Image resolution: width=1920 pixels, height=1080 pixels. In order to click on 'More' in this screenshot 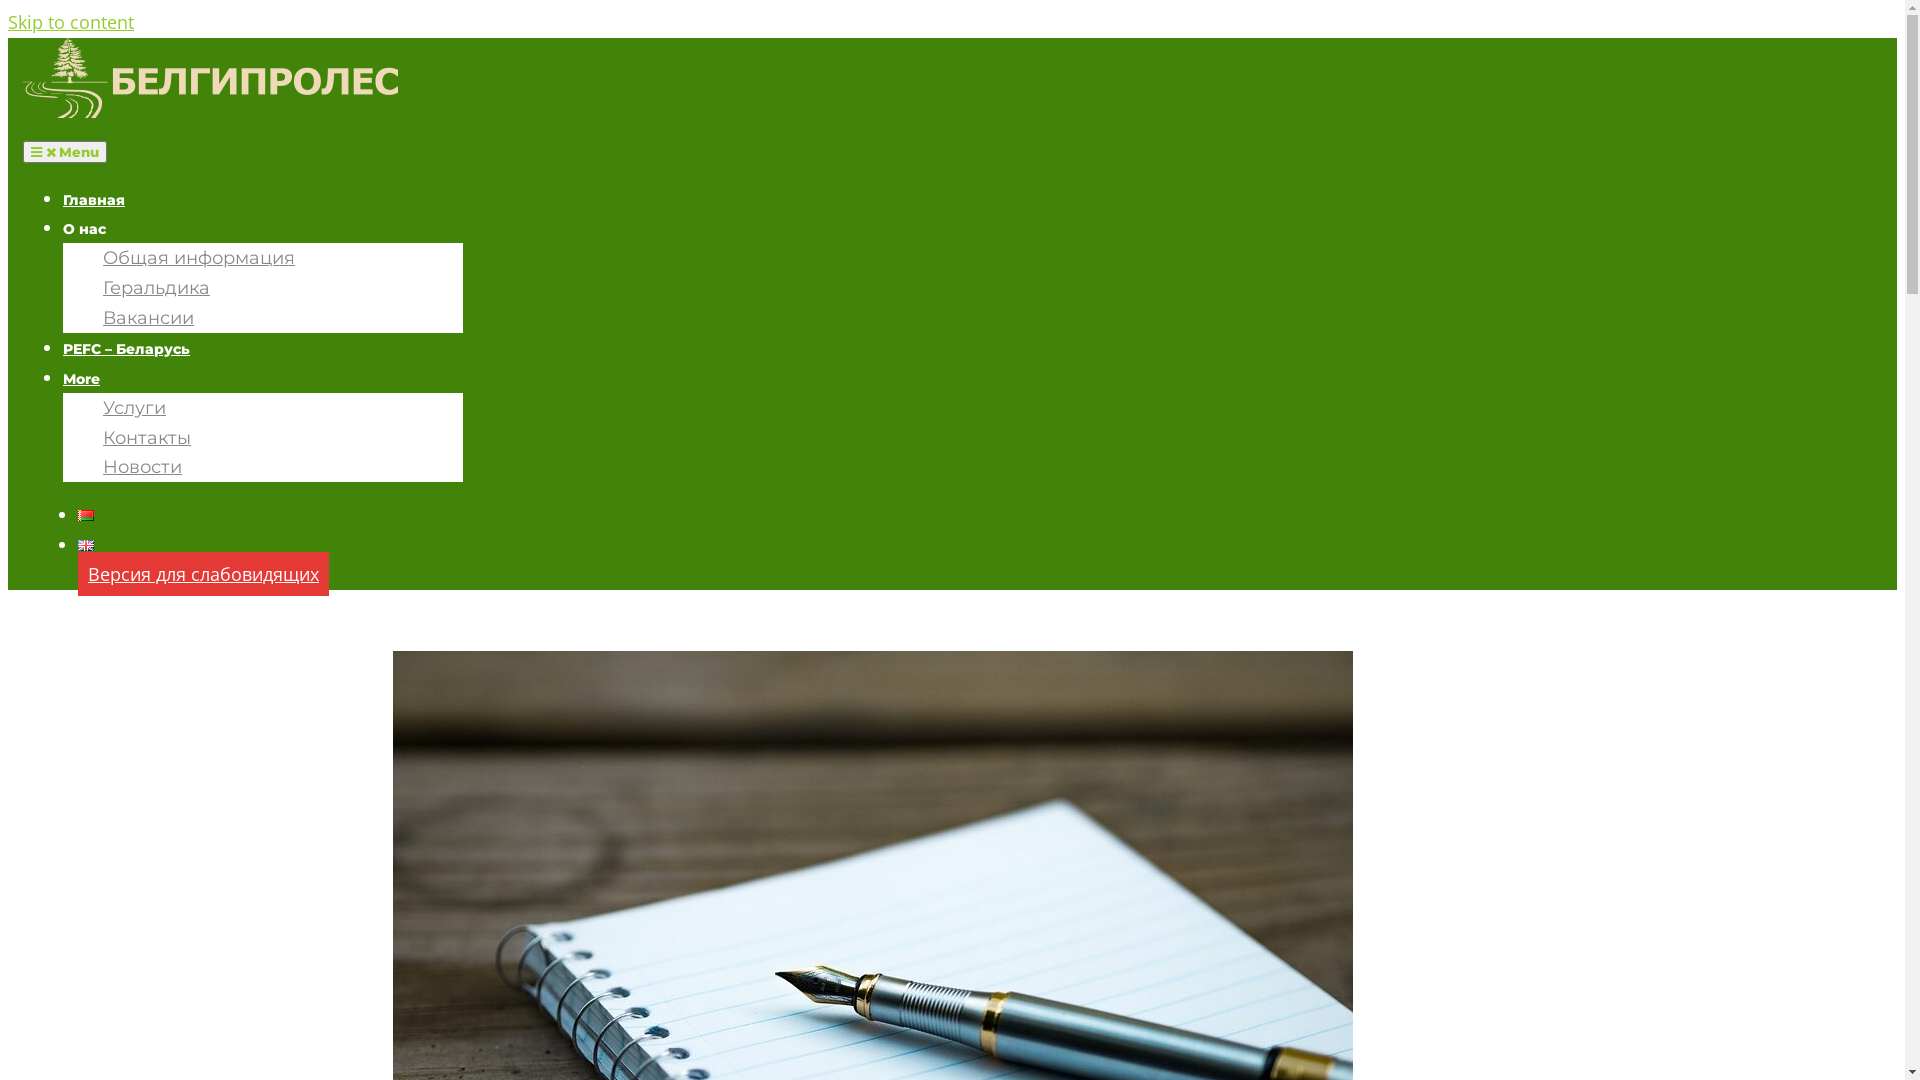, I will do `click(80, 378)`.